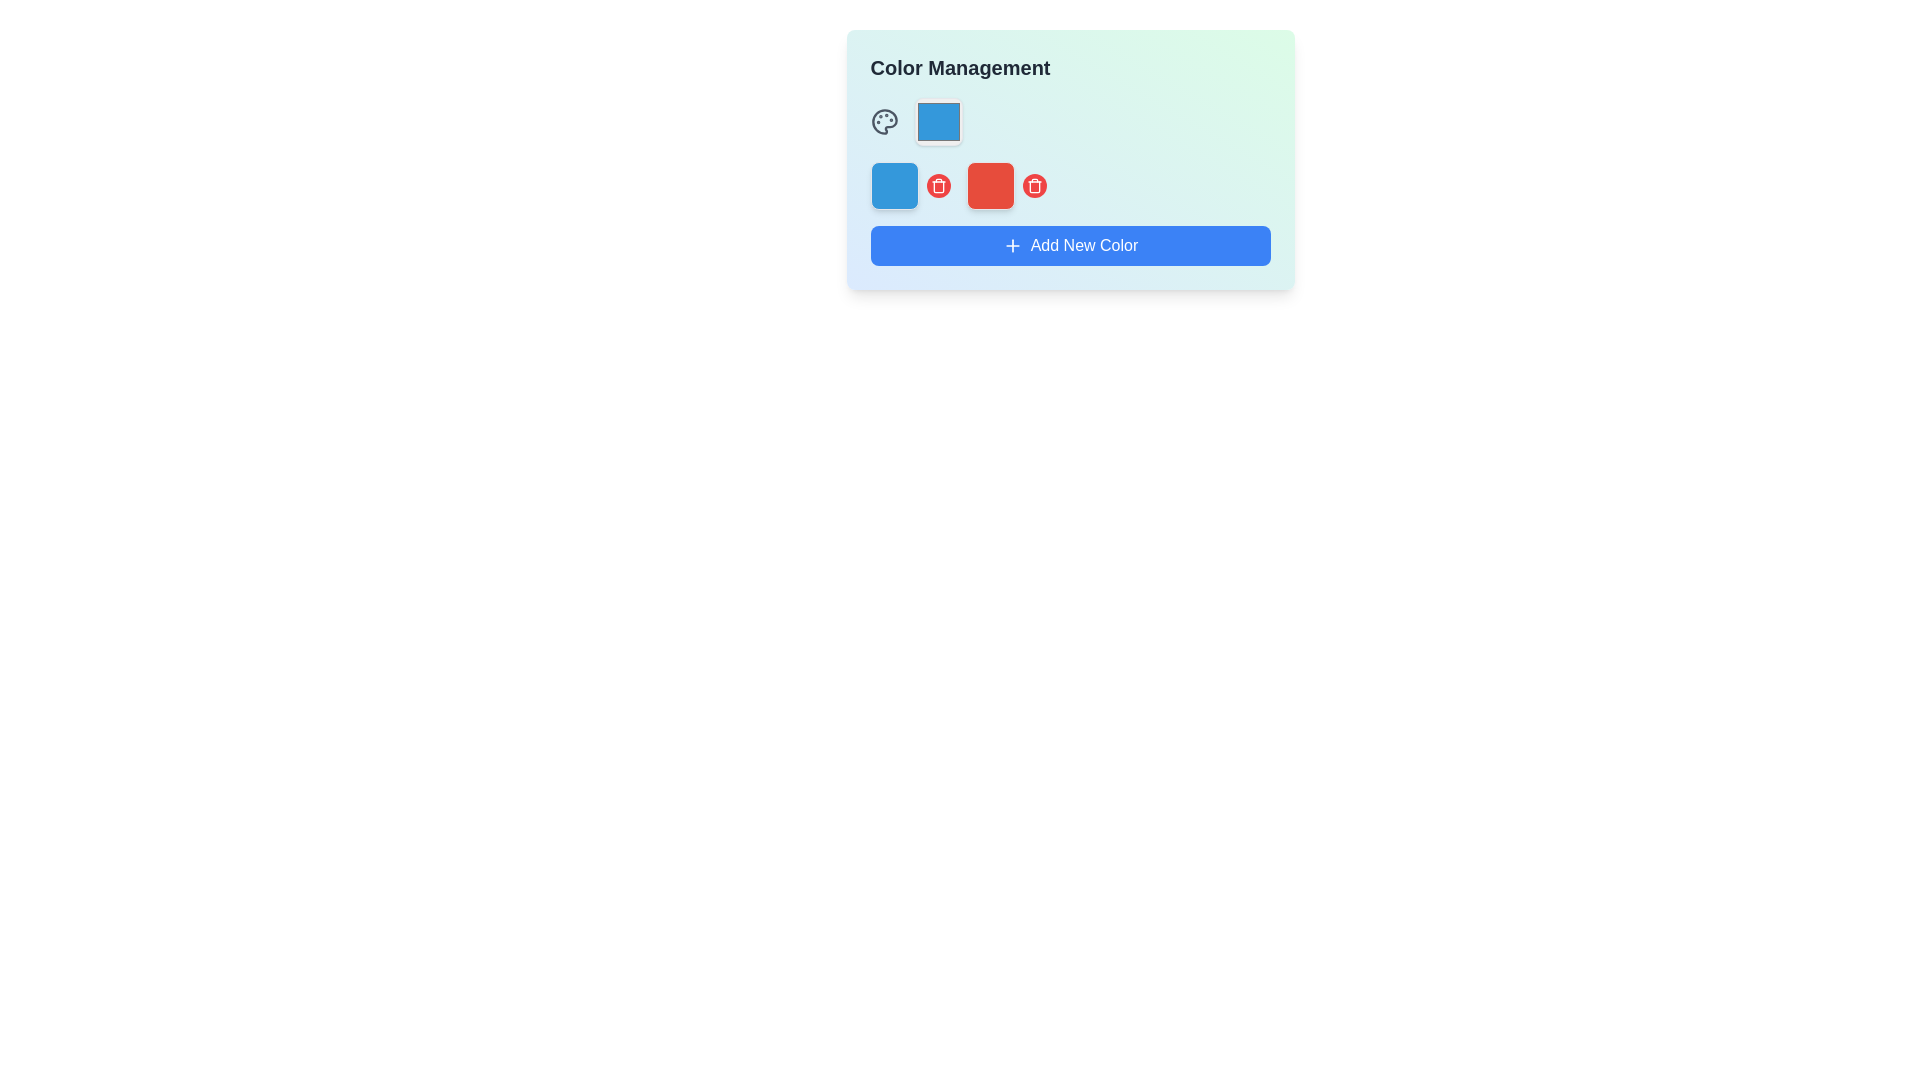 This screenshot has width=1920, height=1080. I want to click on the trash bin icon button in the top-right corner of the red square element within the 'Color Management' card, so click(937, 185).